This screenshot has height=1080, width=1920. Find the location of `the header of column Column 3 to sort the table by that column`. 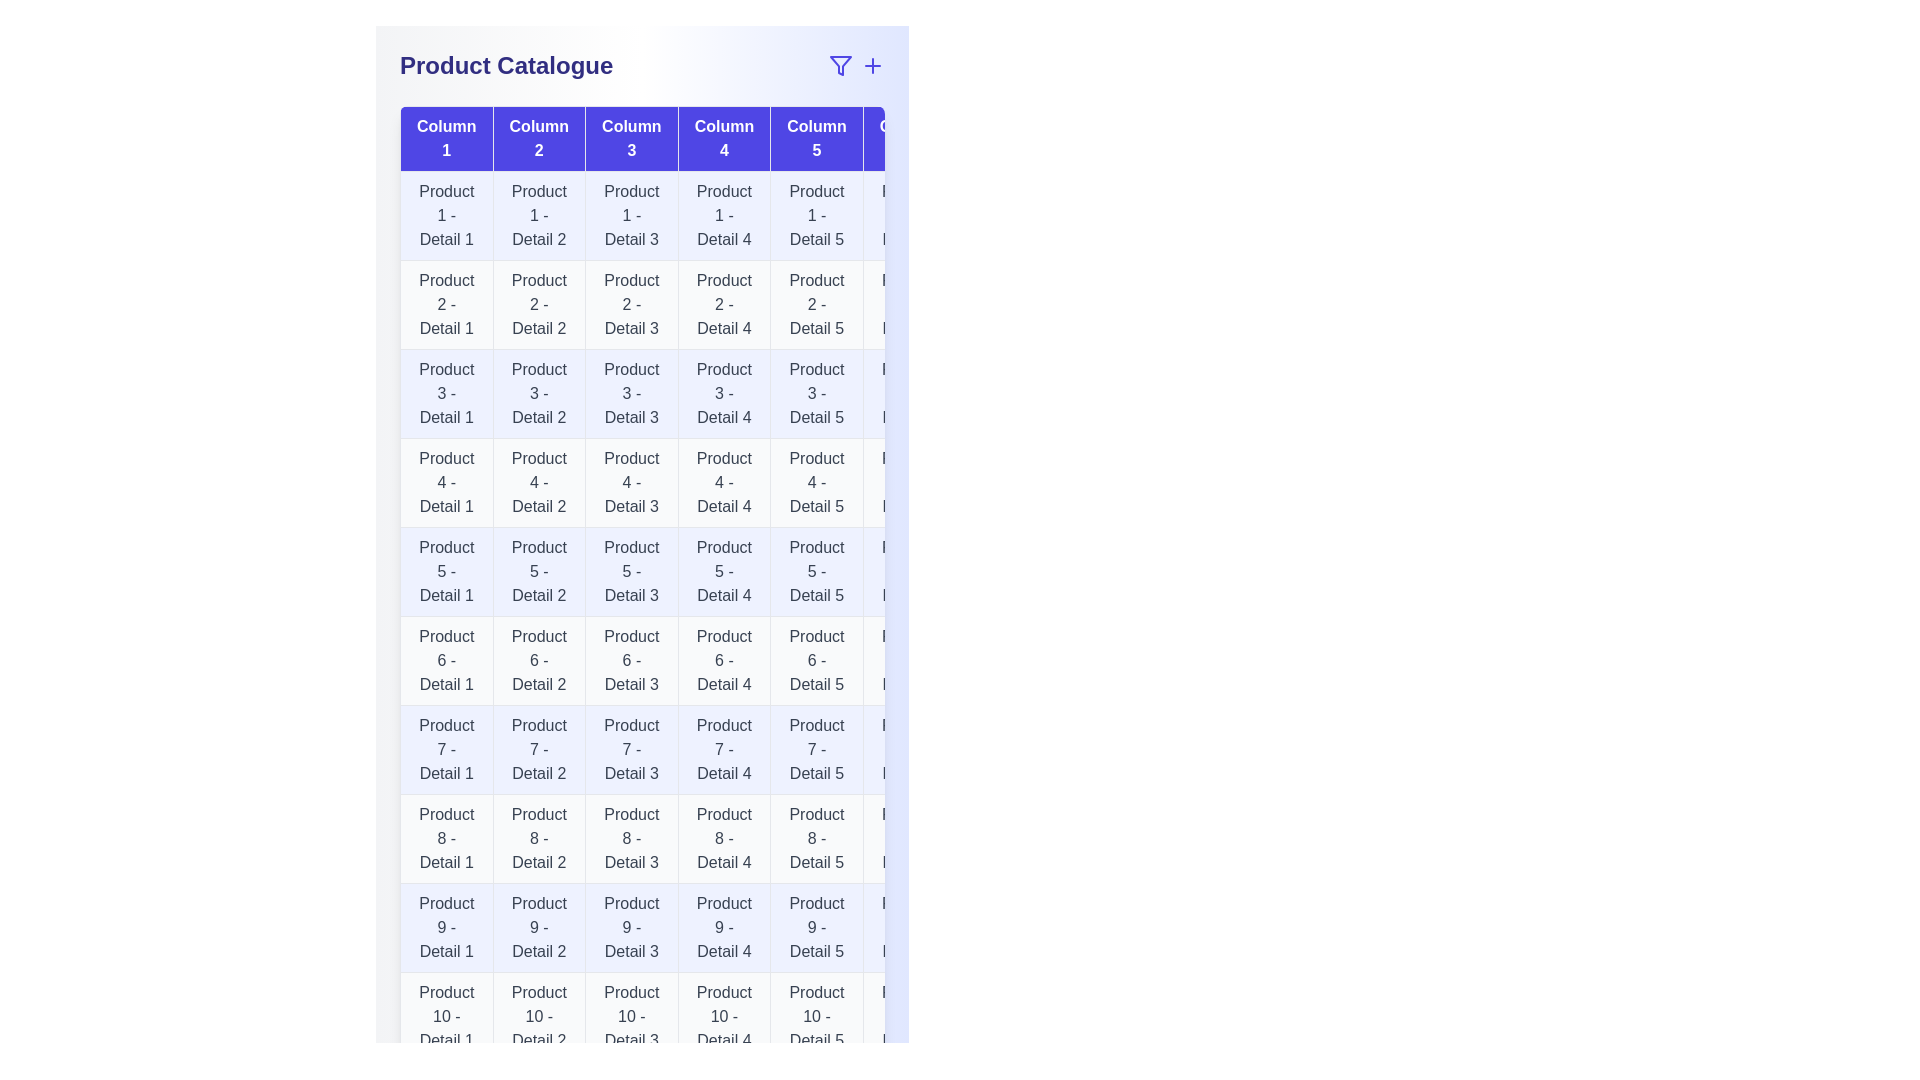

the header of column Column 3 to sort the table by that column is located at coordinates (630, 137).